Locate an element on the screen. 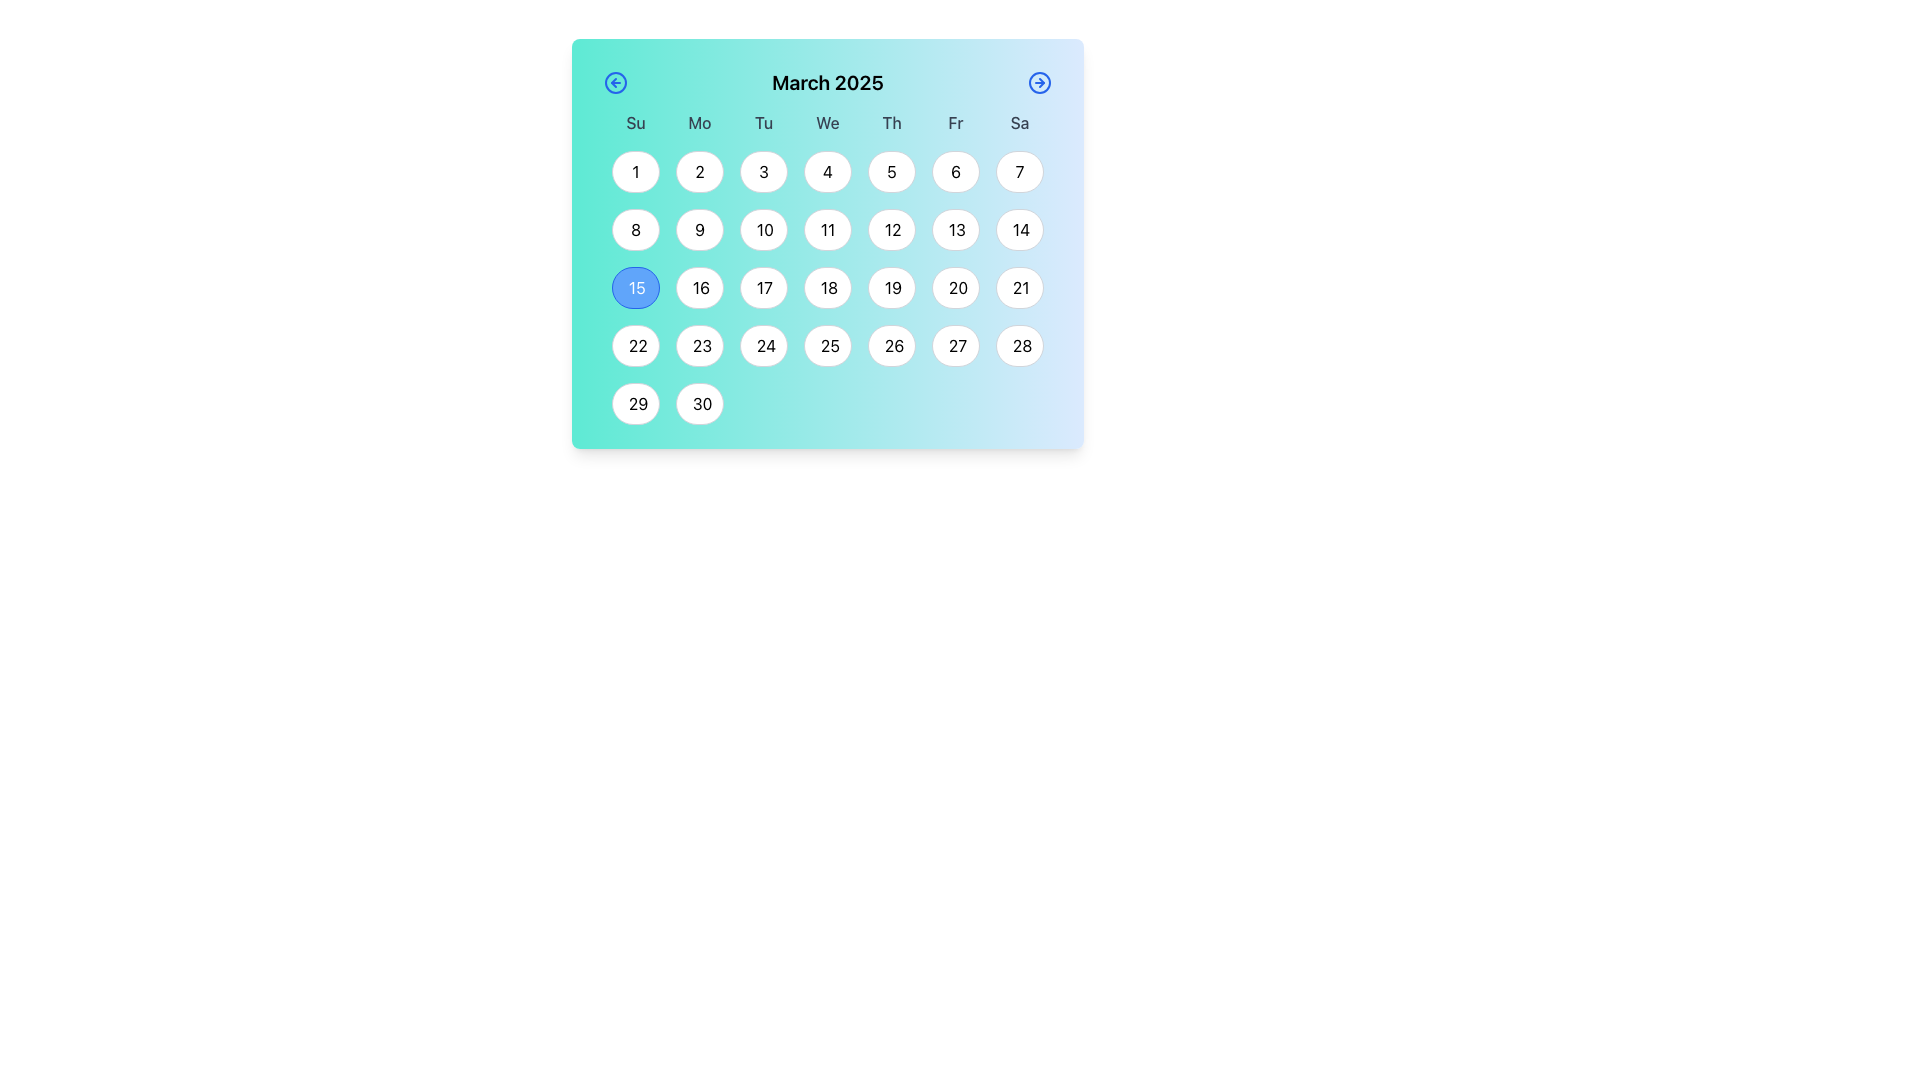 This screenshot has width=1920, height=1080. the button located on the left side of the calendar UI is located at coordinates (614, 82).